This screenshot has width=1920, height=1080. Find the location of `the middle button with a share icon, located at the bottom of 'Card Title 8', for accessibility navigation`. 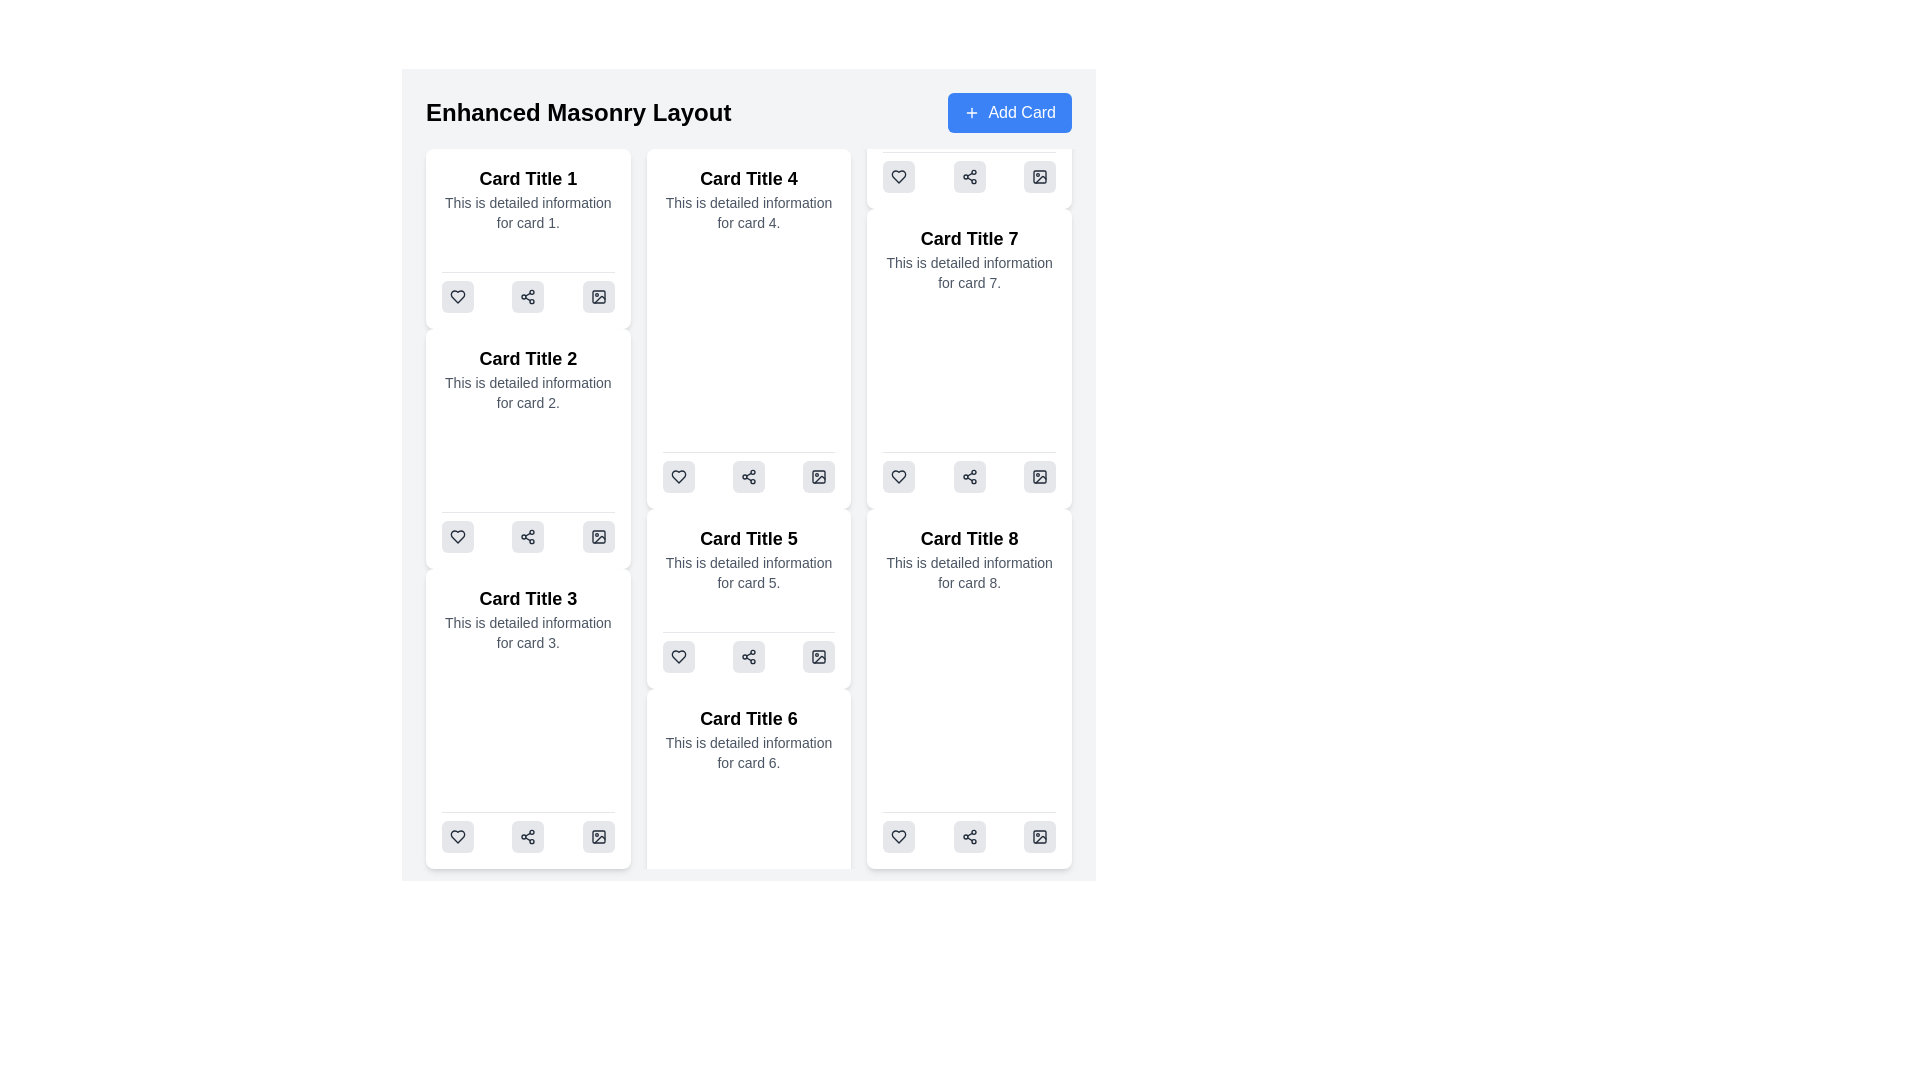

the middle button with a share icon, located at the bottom of 'Card Title 8', for accessibility navigation is located at coordinates (969, 477).